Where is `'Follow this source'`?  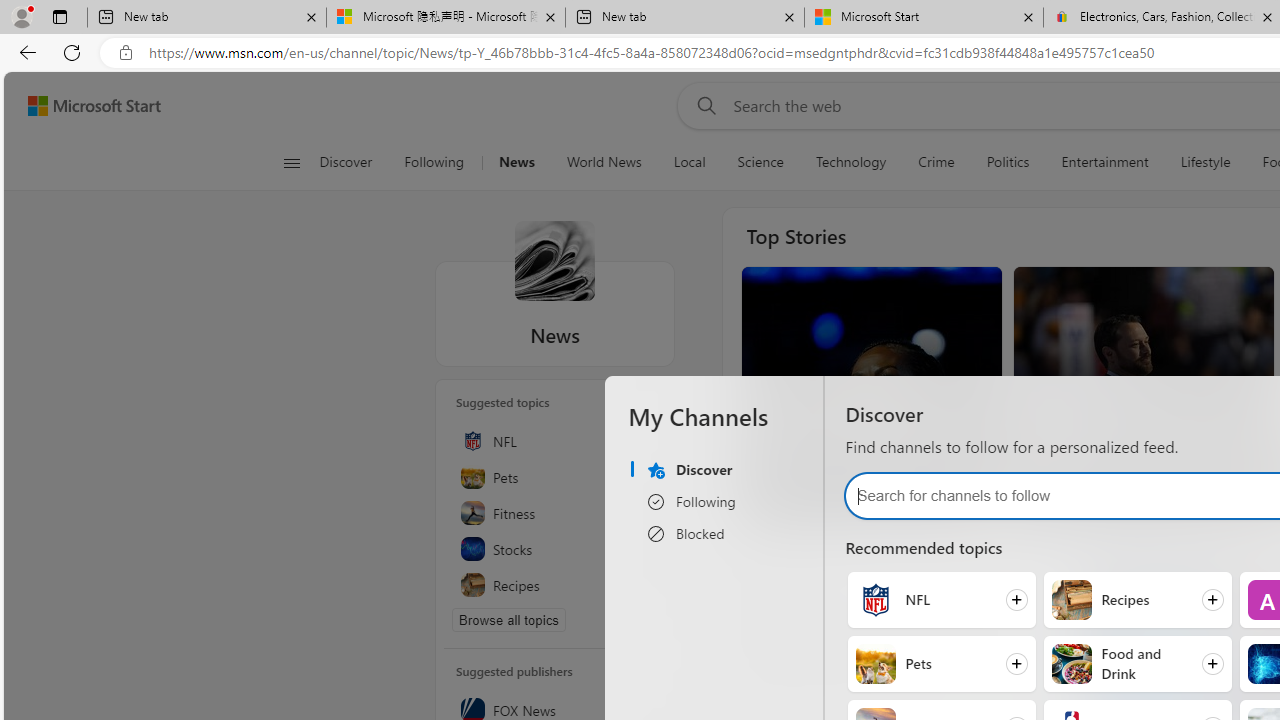
'Follow this source' is located at coordinates (645, 710).